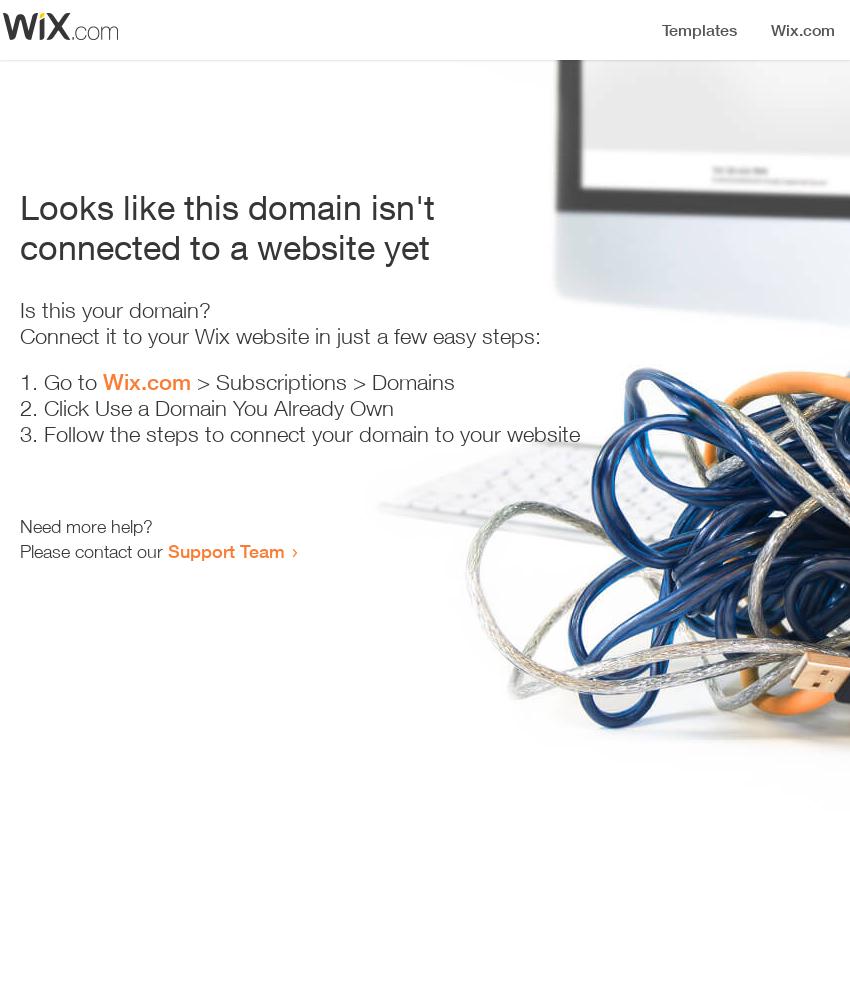 This screenshot has height=1000, width=850. I want to click on 'Please contact our', so click(93, 551).